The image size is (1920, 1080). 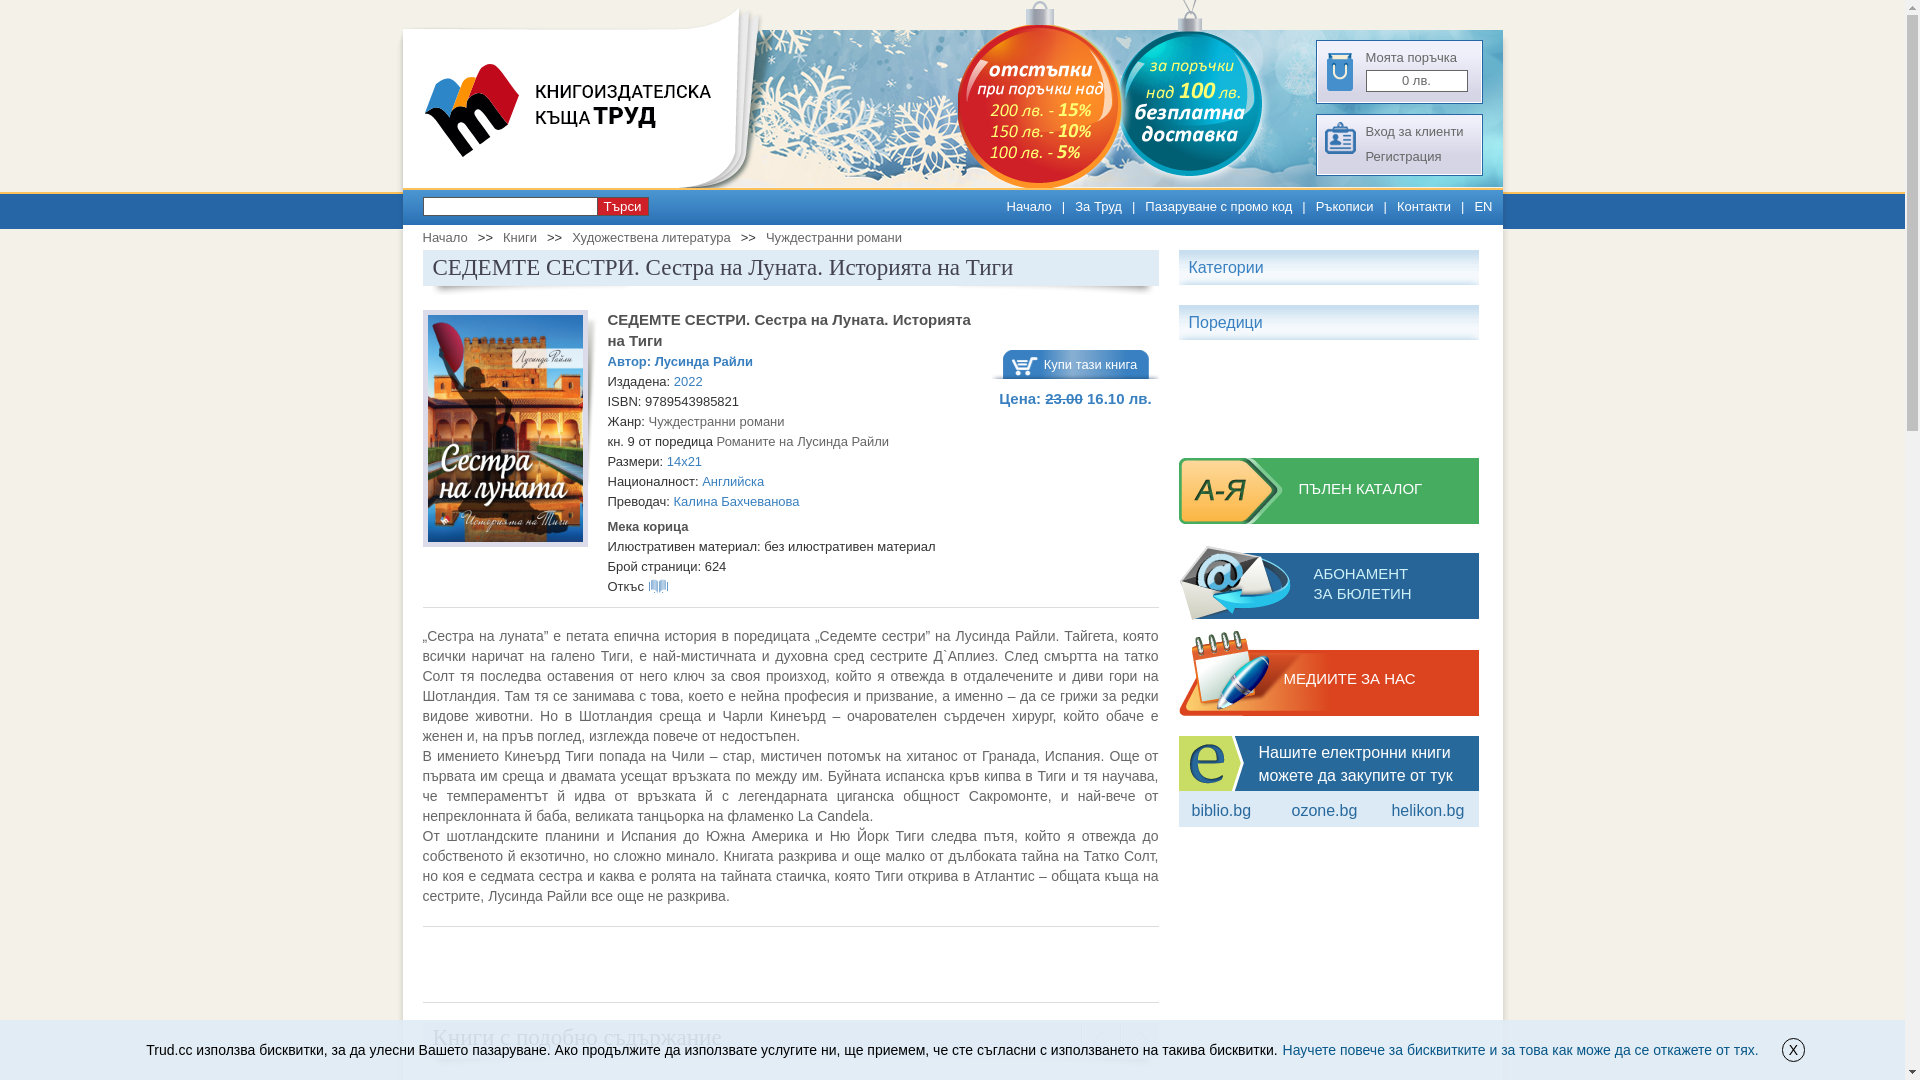 What do you see at coordinates (1793, 1048) in the screenshot?
I see `'X'` at bounding box center [1793, 1048].